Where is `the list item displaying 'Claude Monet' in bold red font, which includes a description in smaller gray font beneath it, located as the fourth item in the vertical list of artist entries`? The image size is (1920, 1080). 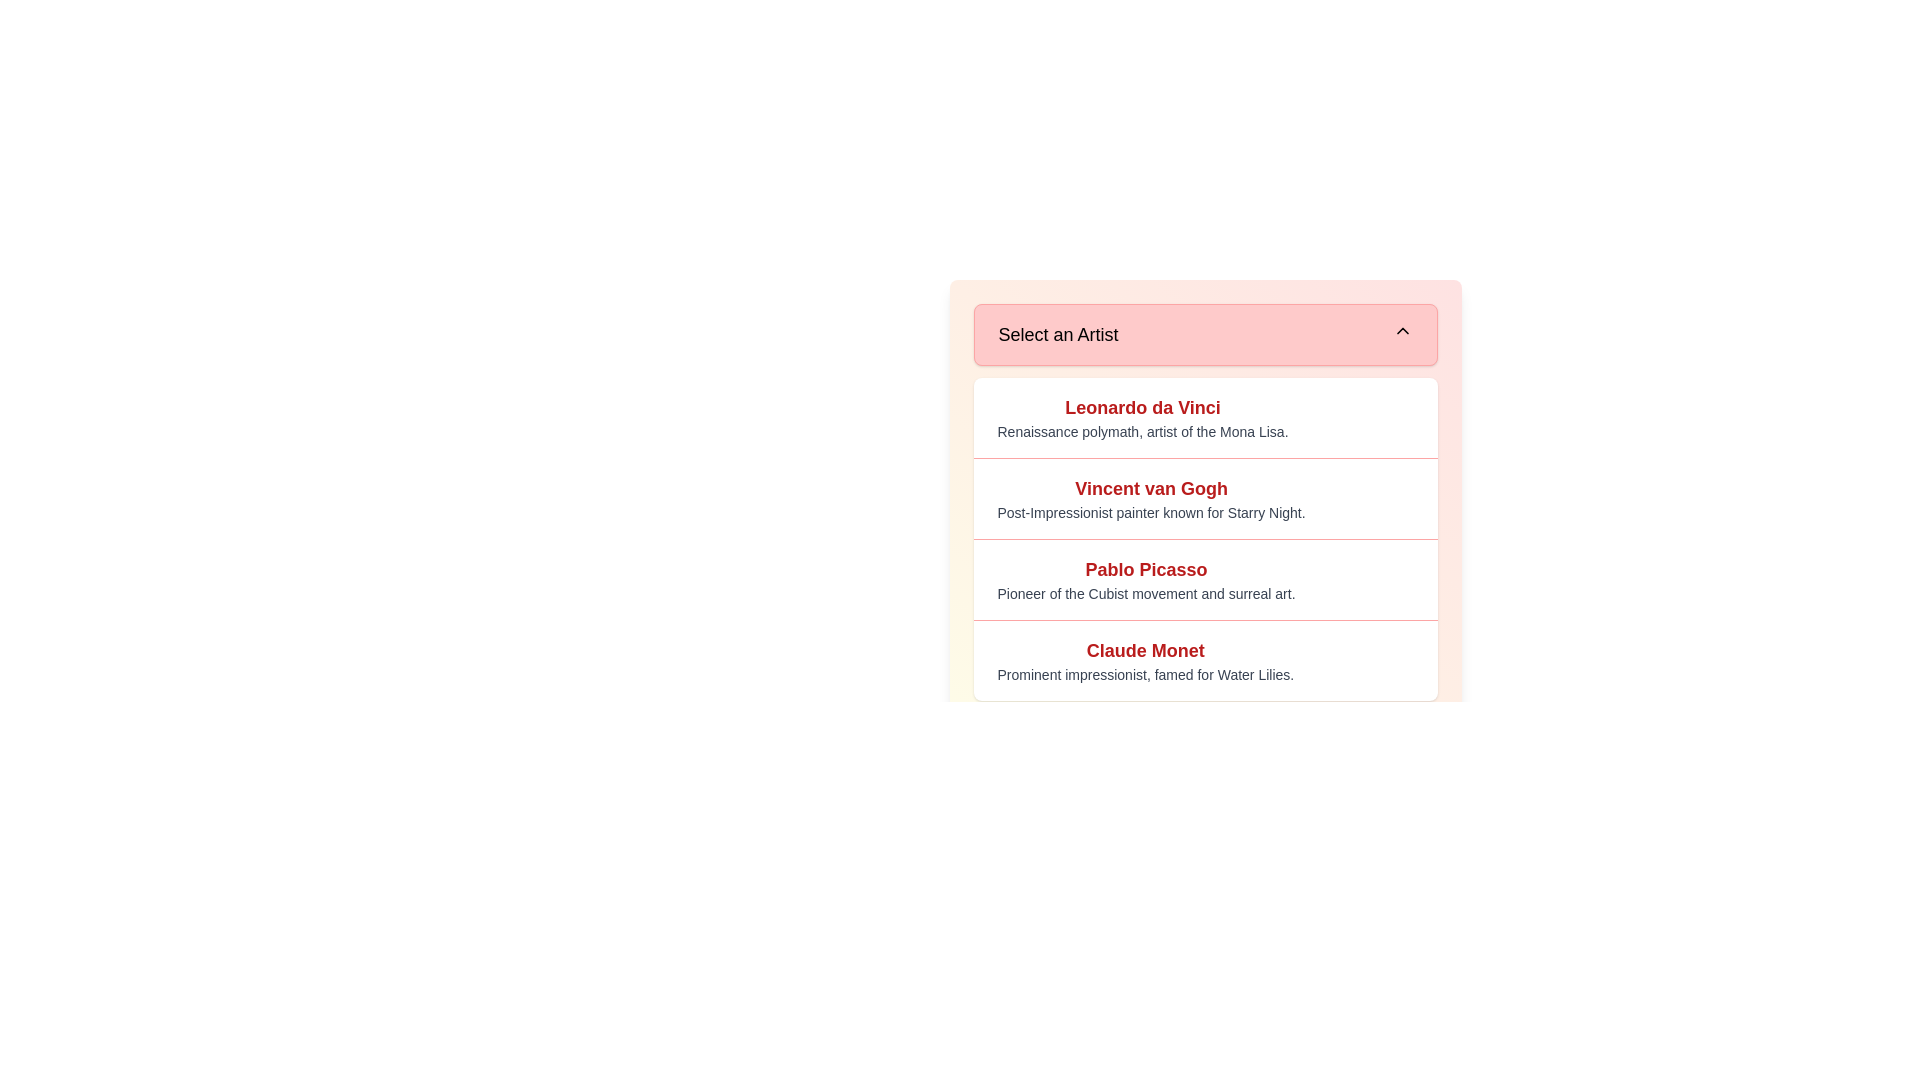
the list item displaying 'Claude Monet' in bold red font, which includes a description in smaller gray font beneath it, located as the fourth item in the vertical list of artist entries is located at coordinates (1204, 660).